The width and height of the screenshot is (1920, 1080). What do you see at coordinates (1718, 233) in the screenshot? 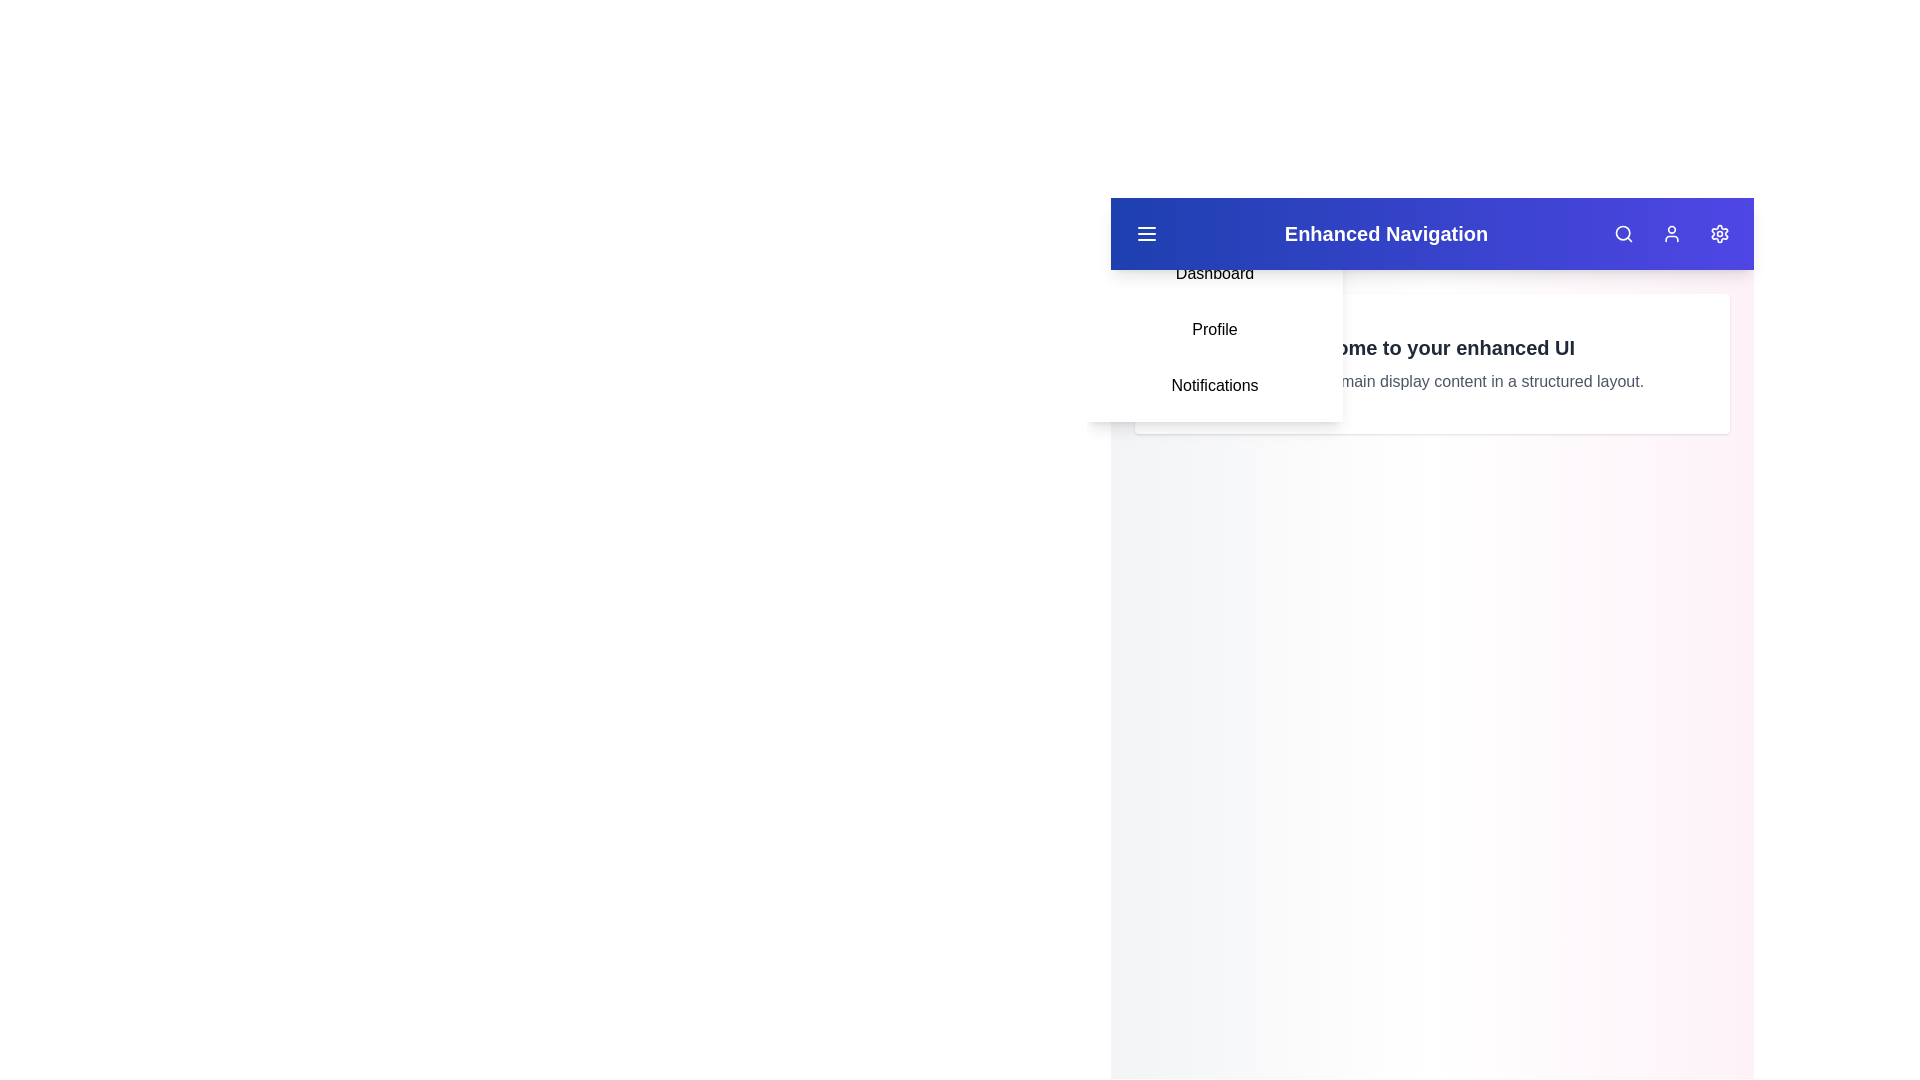
I see `the settings button located at the top-right corner of the app bar` at bounding box center [1718, 233].